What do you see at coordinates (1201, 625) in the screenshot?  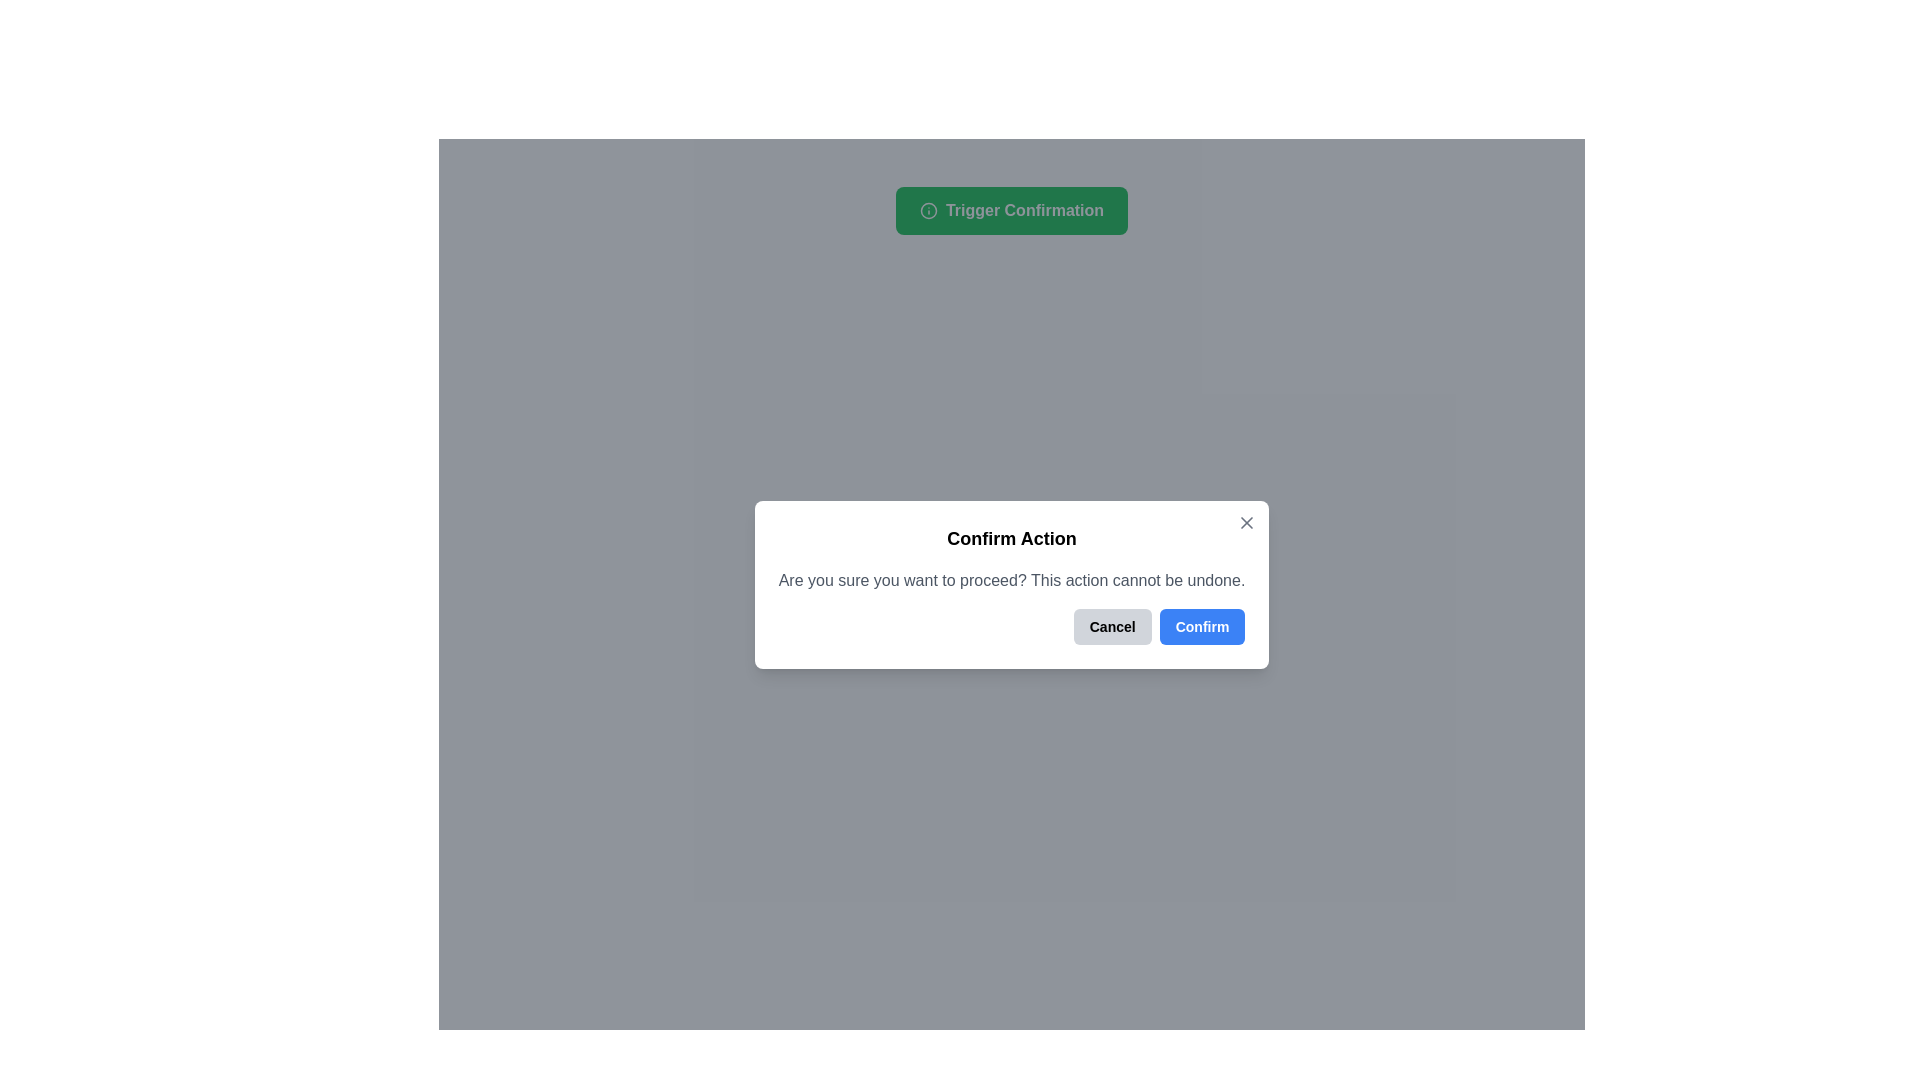 I see `the 'Confirm' button located at the bottom-right corner of the modal dialog` at bounding box center [1201, 625].